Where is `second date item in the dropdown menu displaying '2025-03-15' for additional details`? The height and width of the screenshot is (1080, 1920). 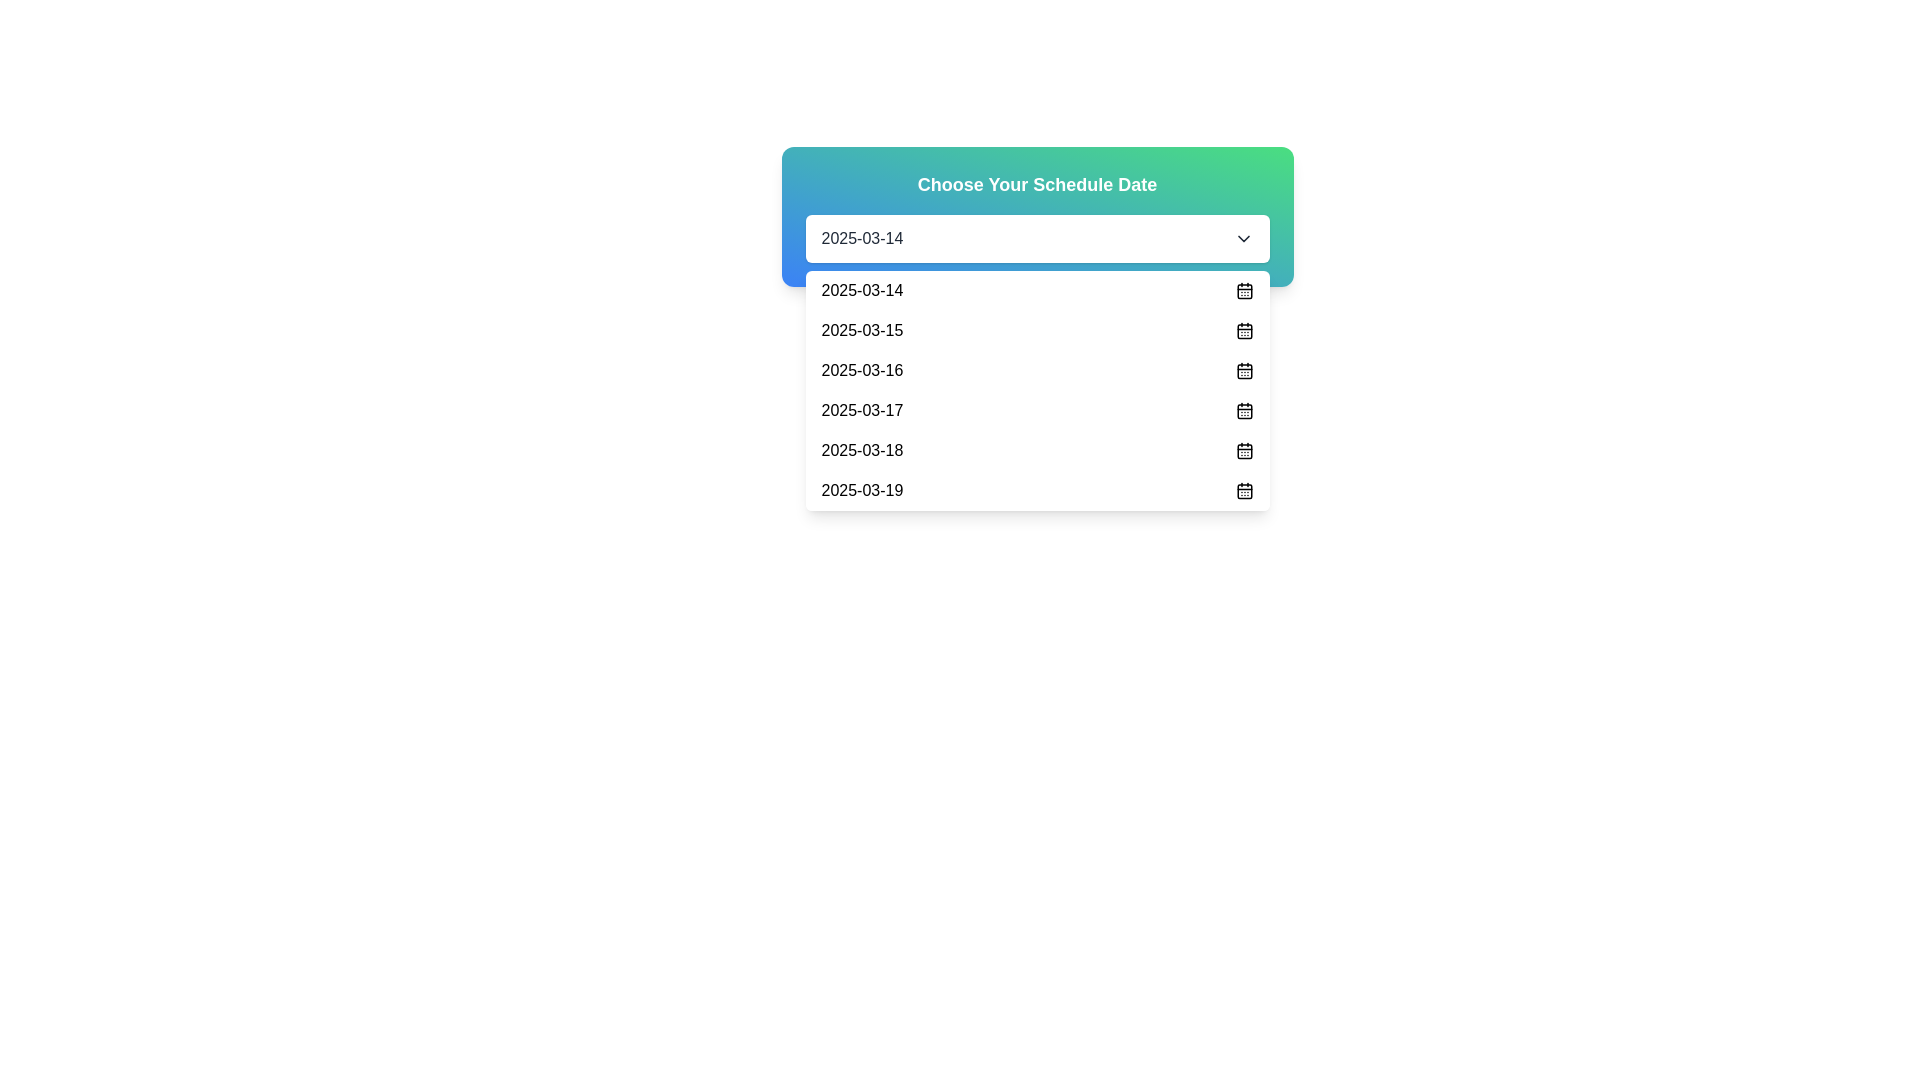
second date item in the dropdown menu displaying '2025-03-15' for additional details is located at coordinates (1037, 330).